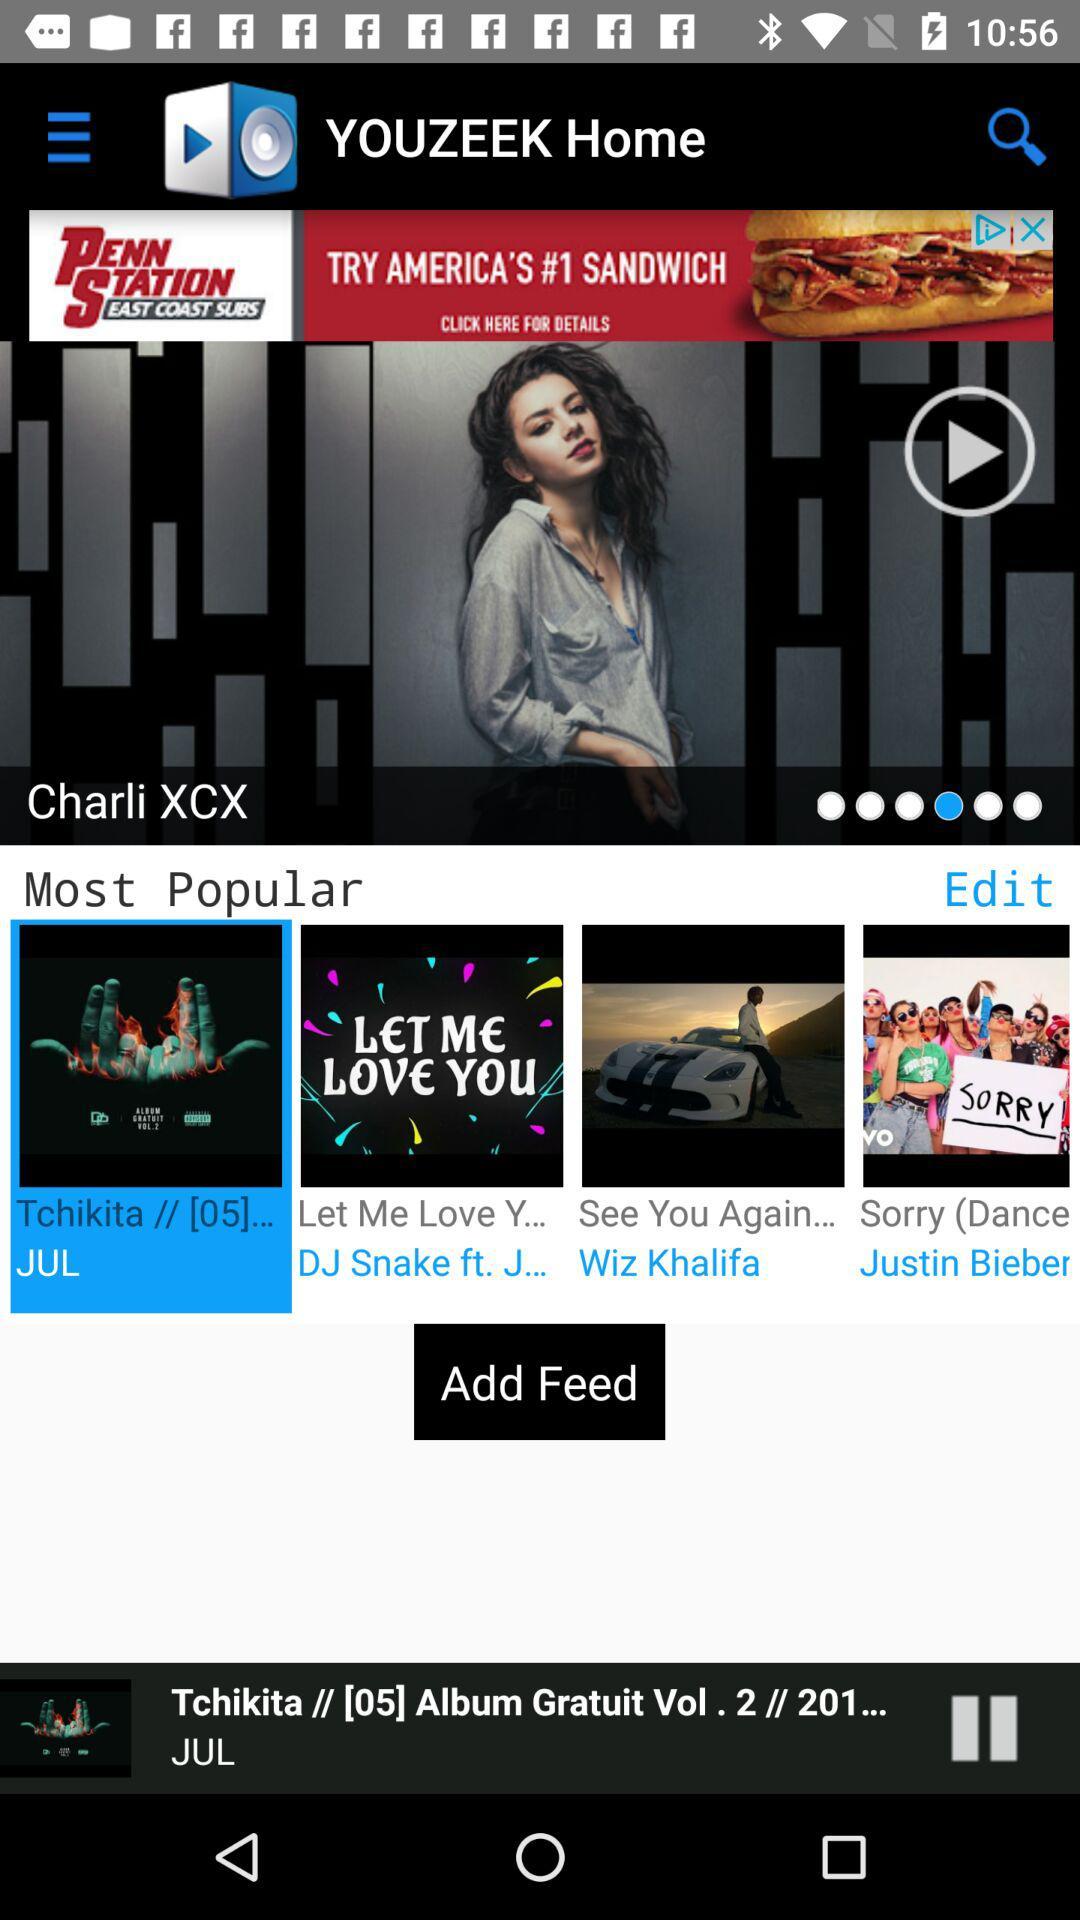 This screenshot has width=1080, height=1920. What do you see at coordinates (1004, 1727) in the screenshot?
I see `the pause icon` at bounding box center [1004, 1727].